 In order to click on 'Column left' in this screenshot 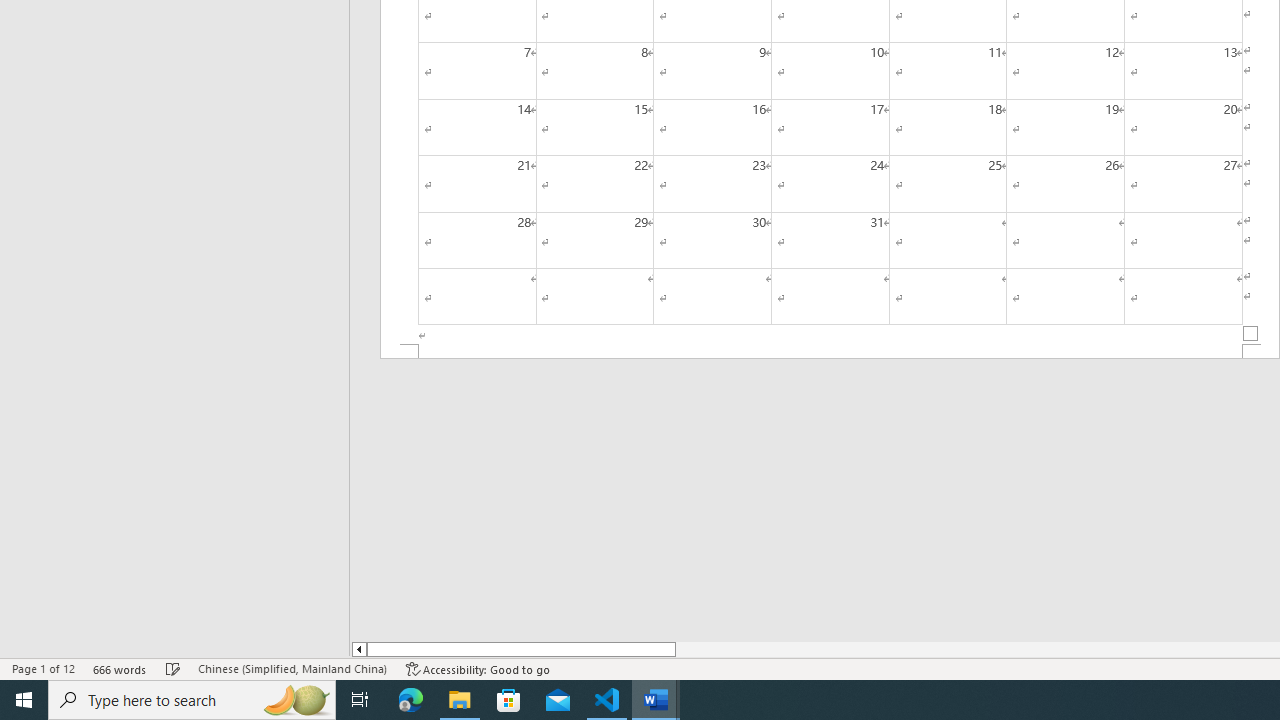, I will do `click(358, 649)`.